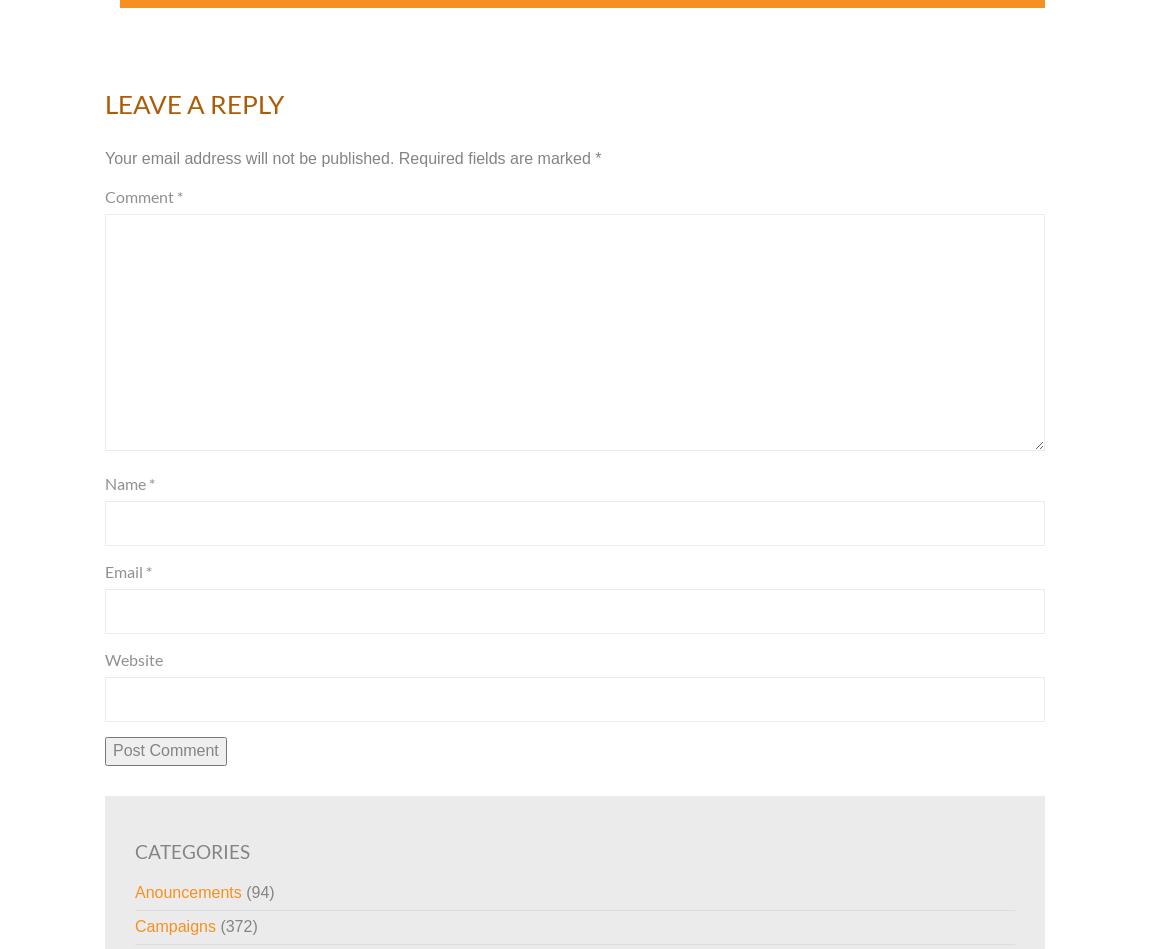 This screenshot has height=949, width=1150. I want to click on 'Name', so click(125, 481).